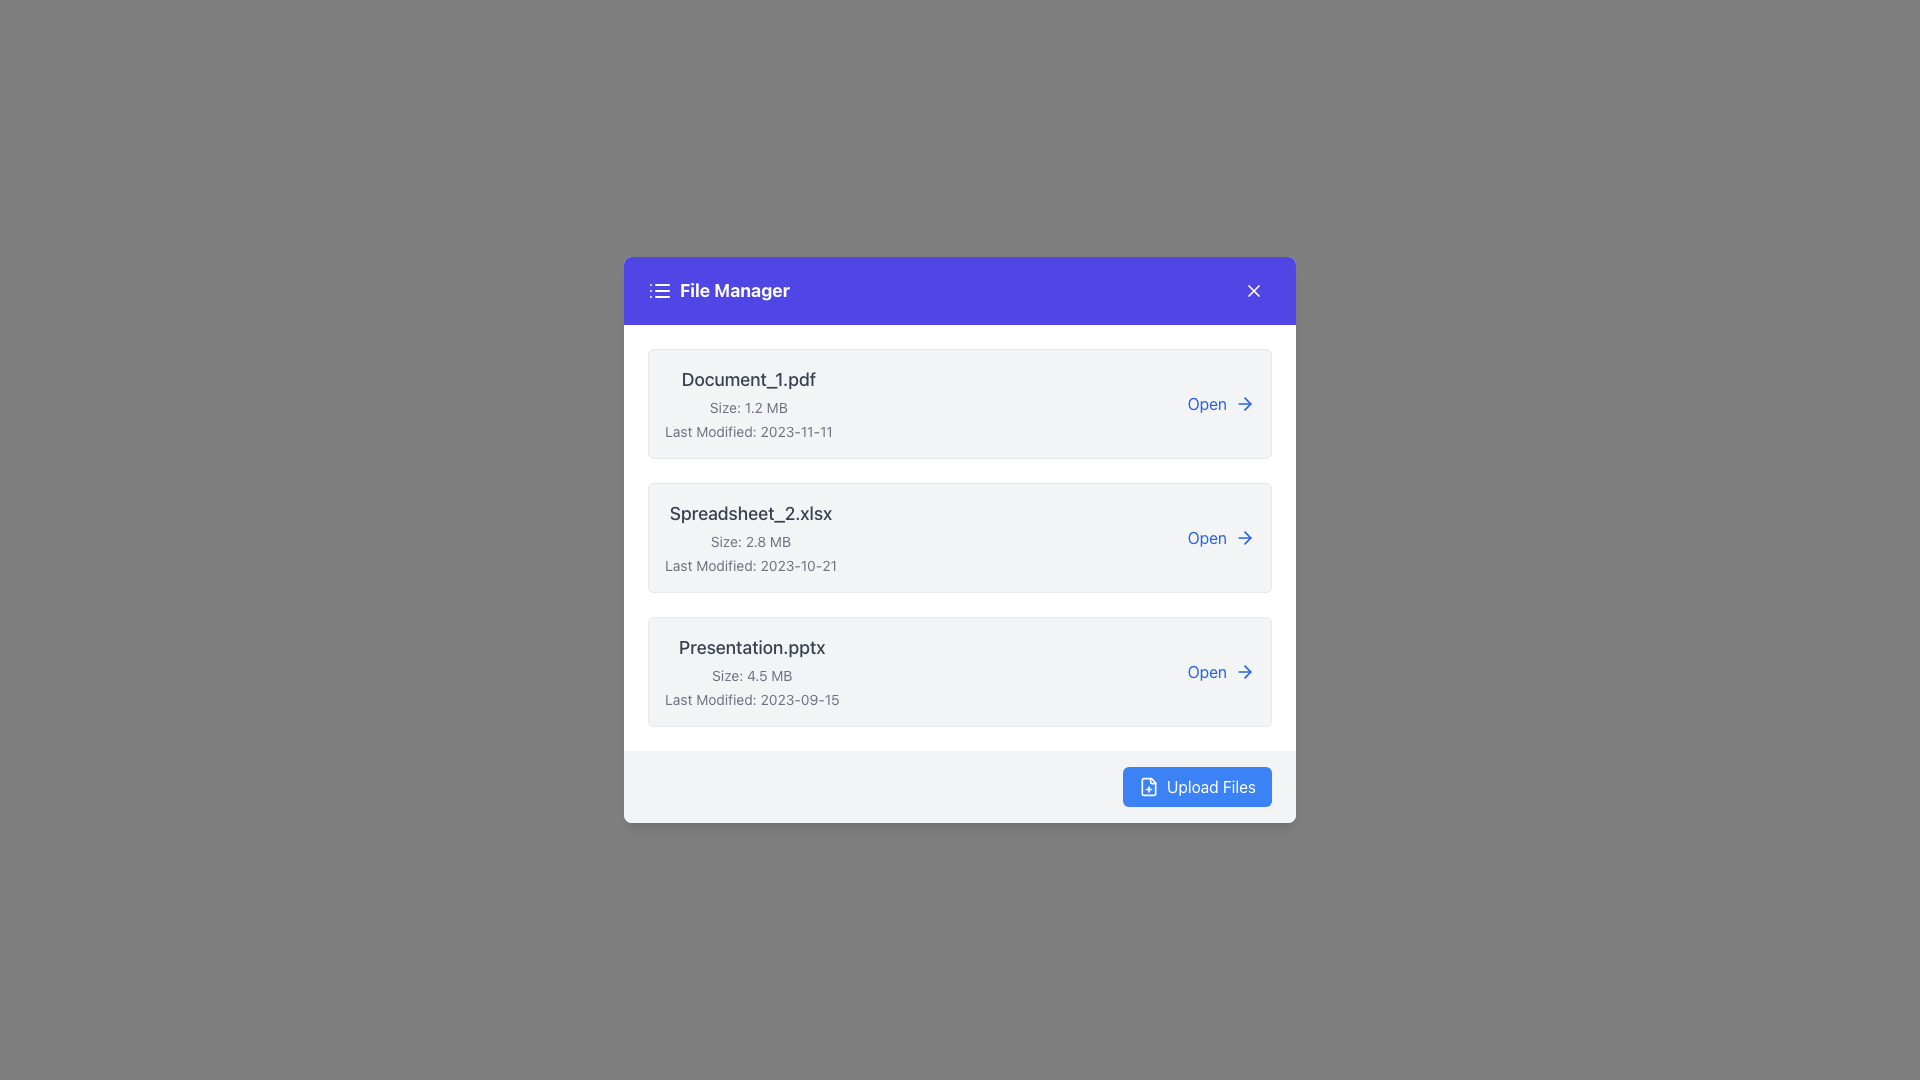  Describe the element at coordinates (1220, 671) in the screenshot. I see `the blue-colored 'Open' text link with a right arrow icon located at the far right end of the 'Presentation.pptx' file entry` at that location.